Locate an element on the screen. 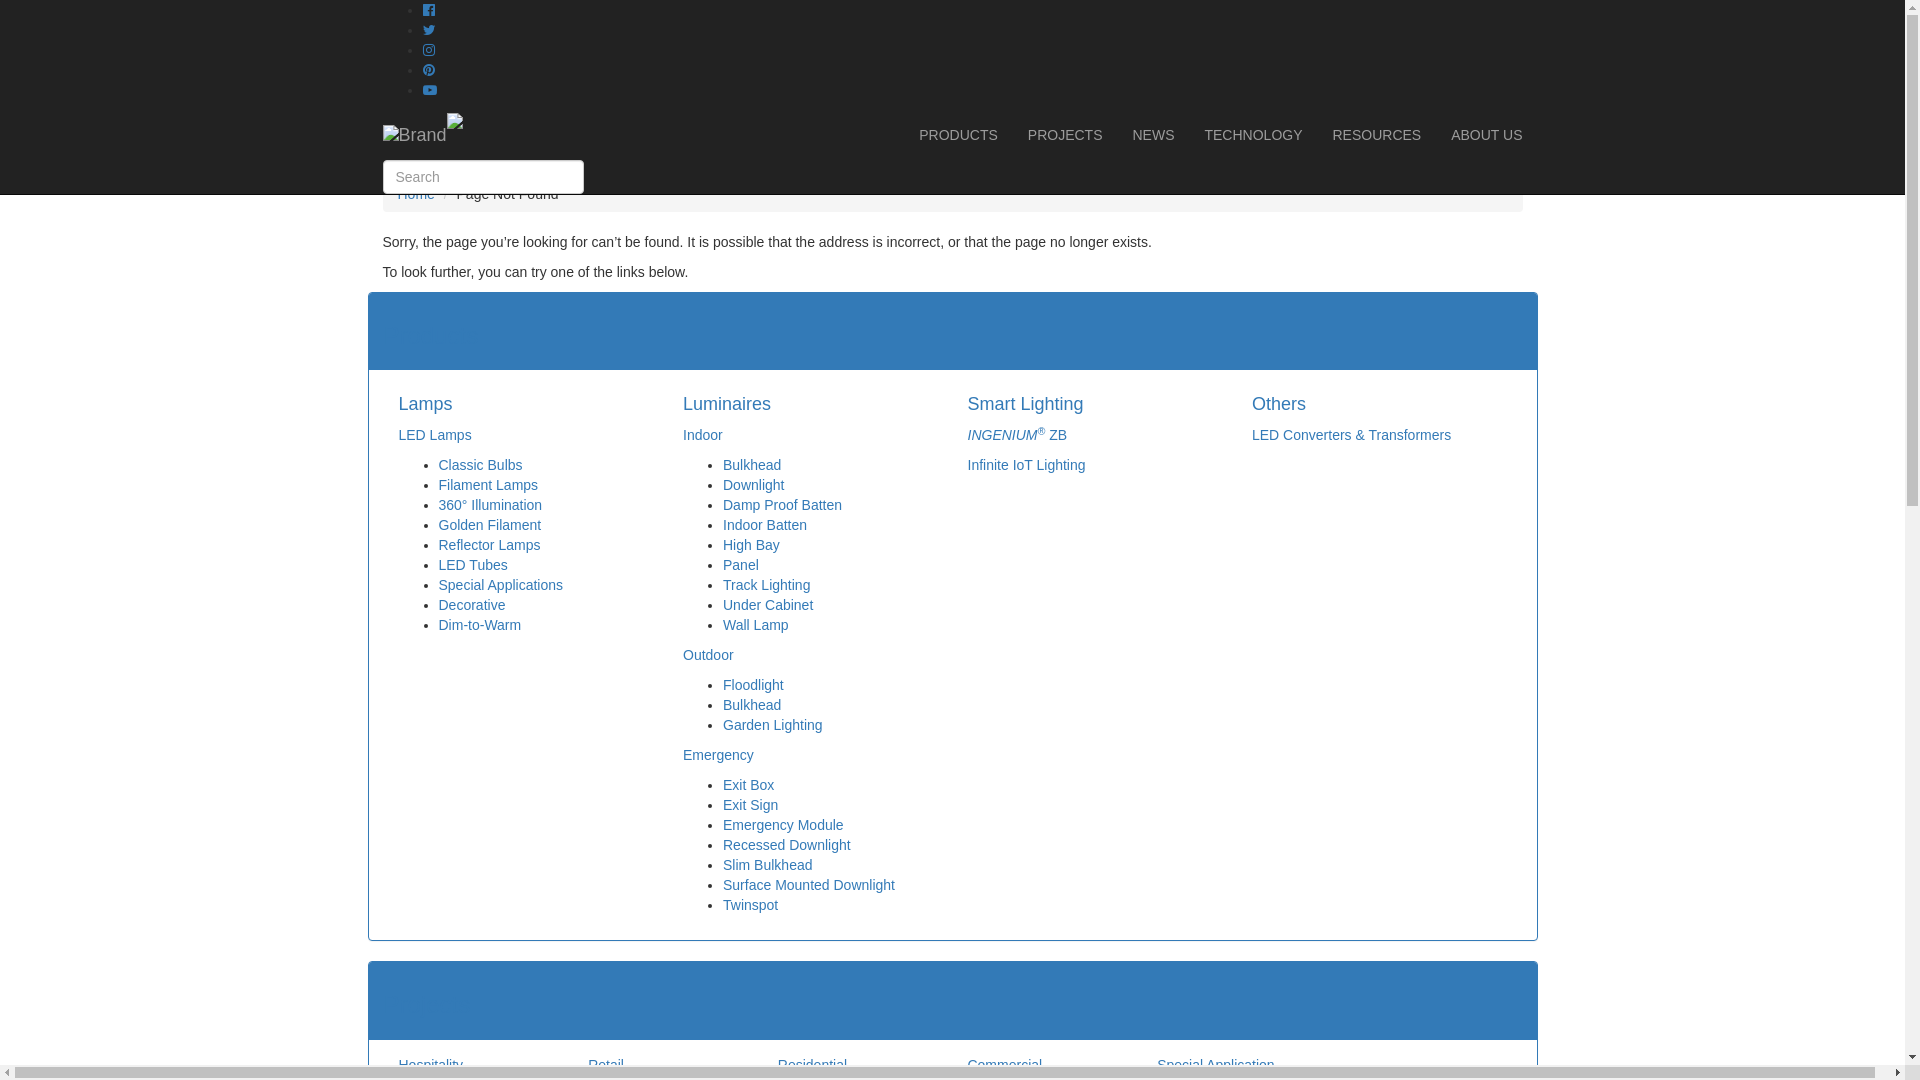 The height and width of the screenshot is (1080, 1920). 'Infinite IoT Lighting' is located at coordinates (1027, 465).